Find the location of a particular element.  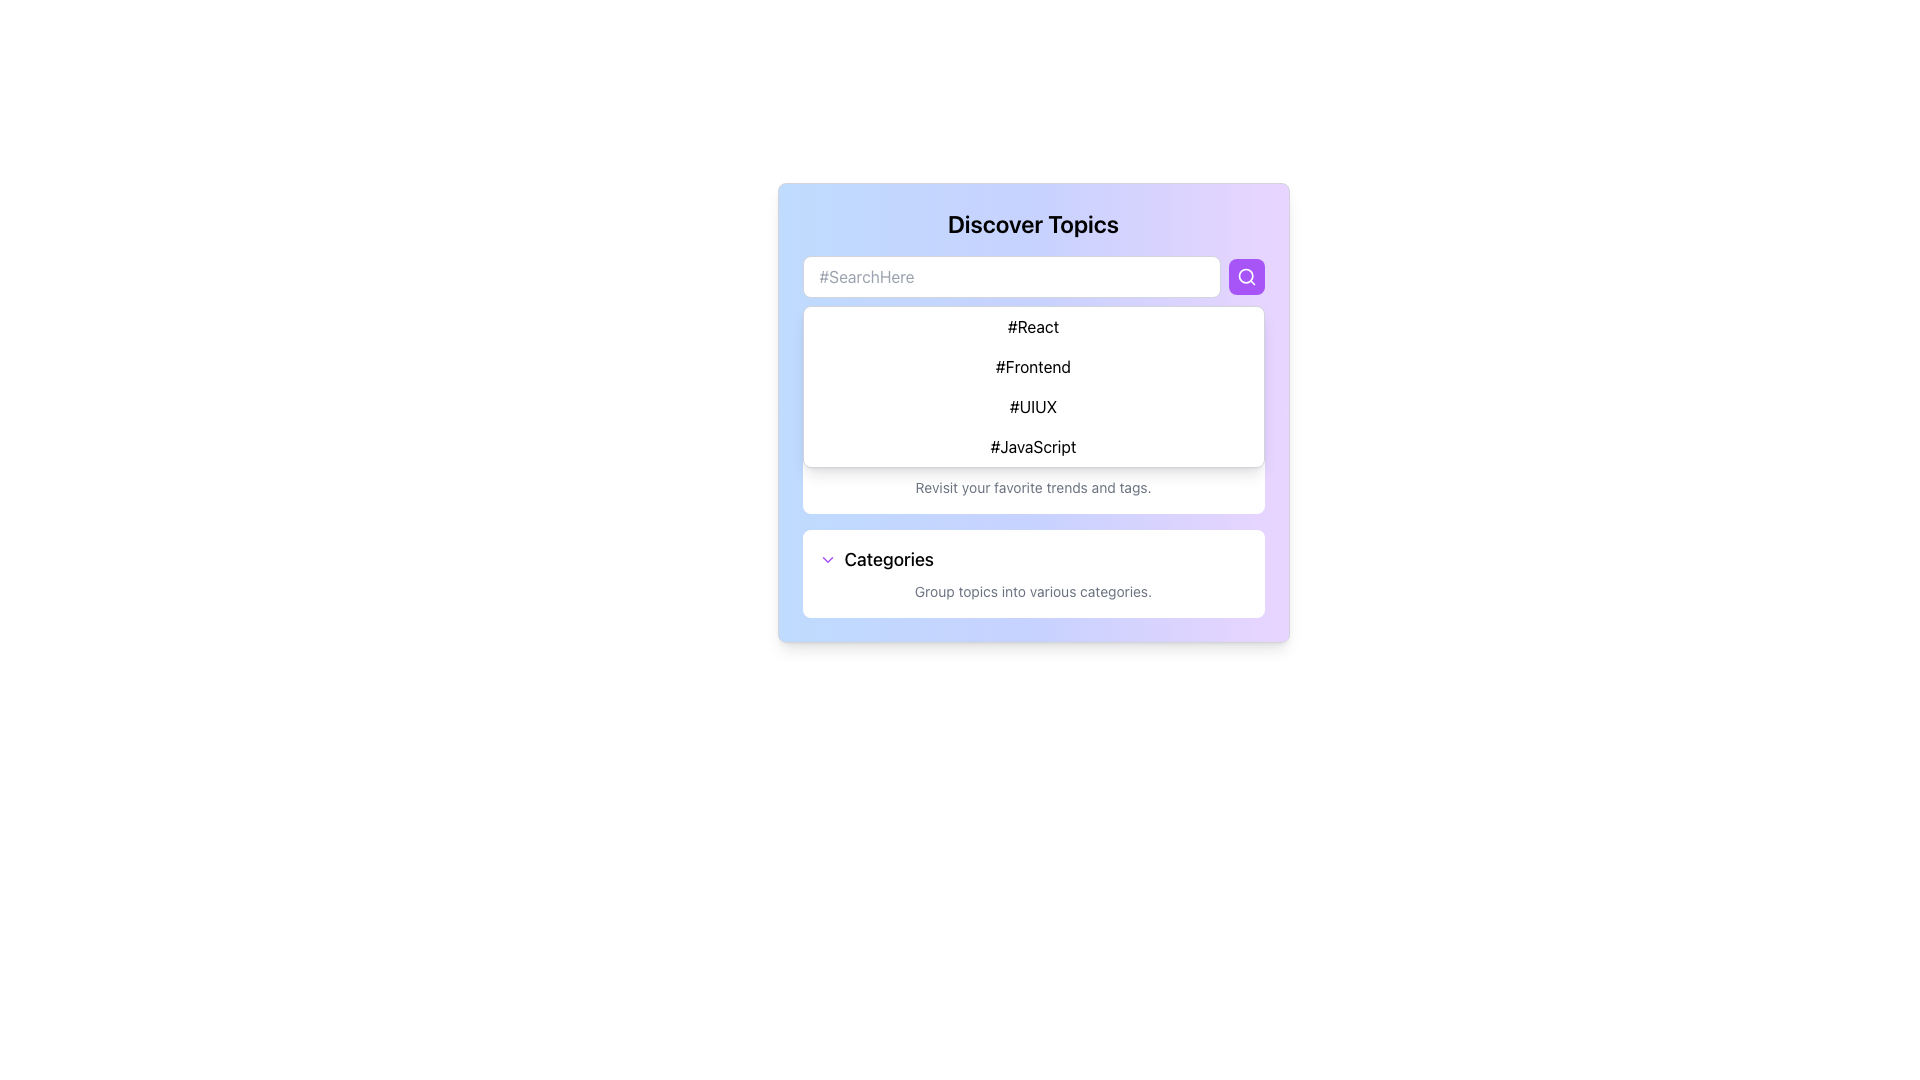

the second Text Label in the dropdown titled 'Discover Topics' is located at coordinates (1033, 366).